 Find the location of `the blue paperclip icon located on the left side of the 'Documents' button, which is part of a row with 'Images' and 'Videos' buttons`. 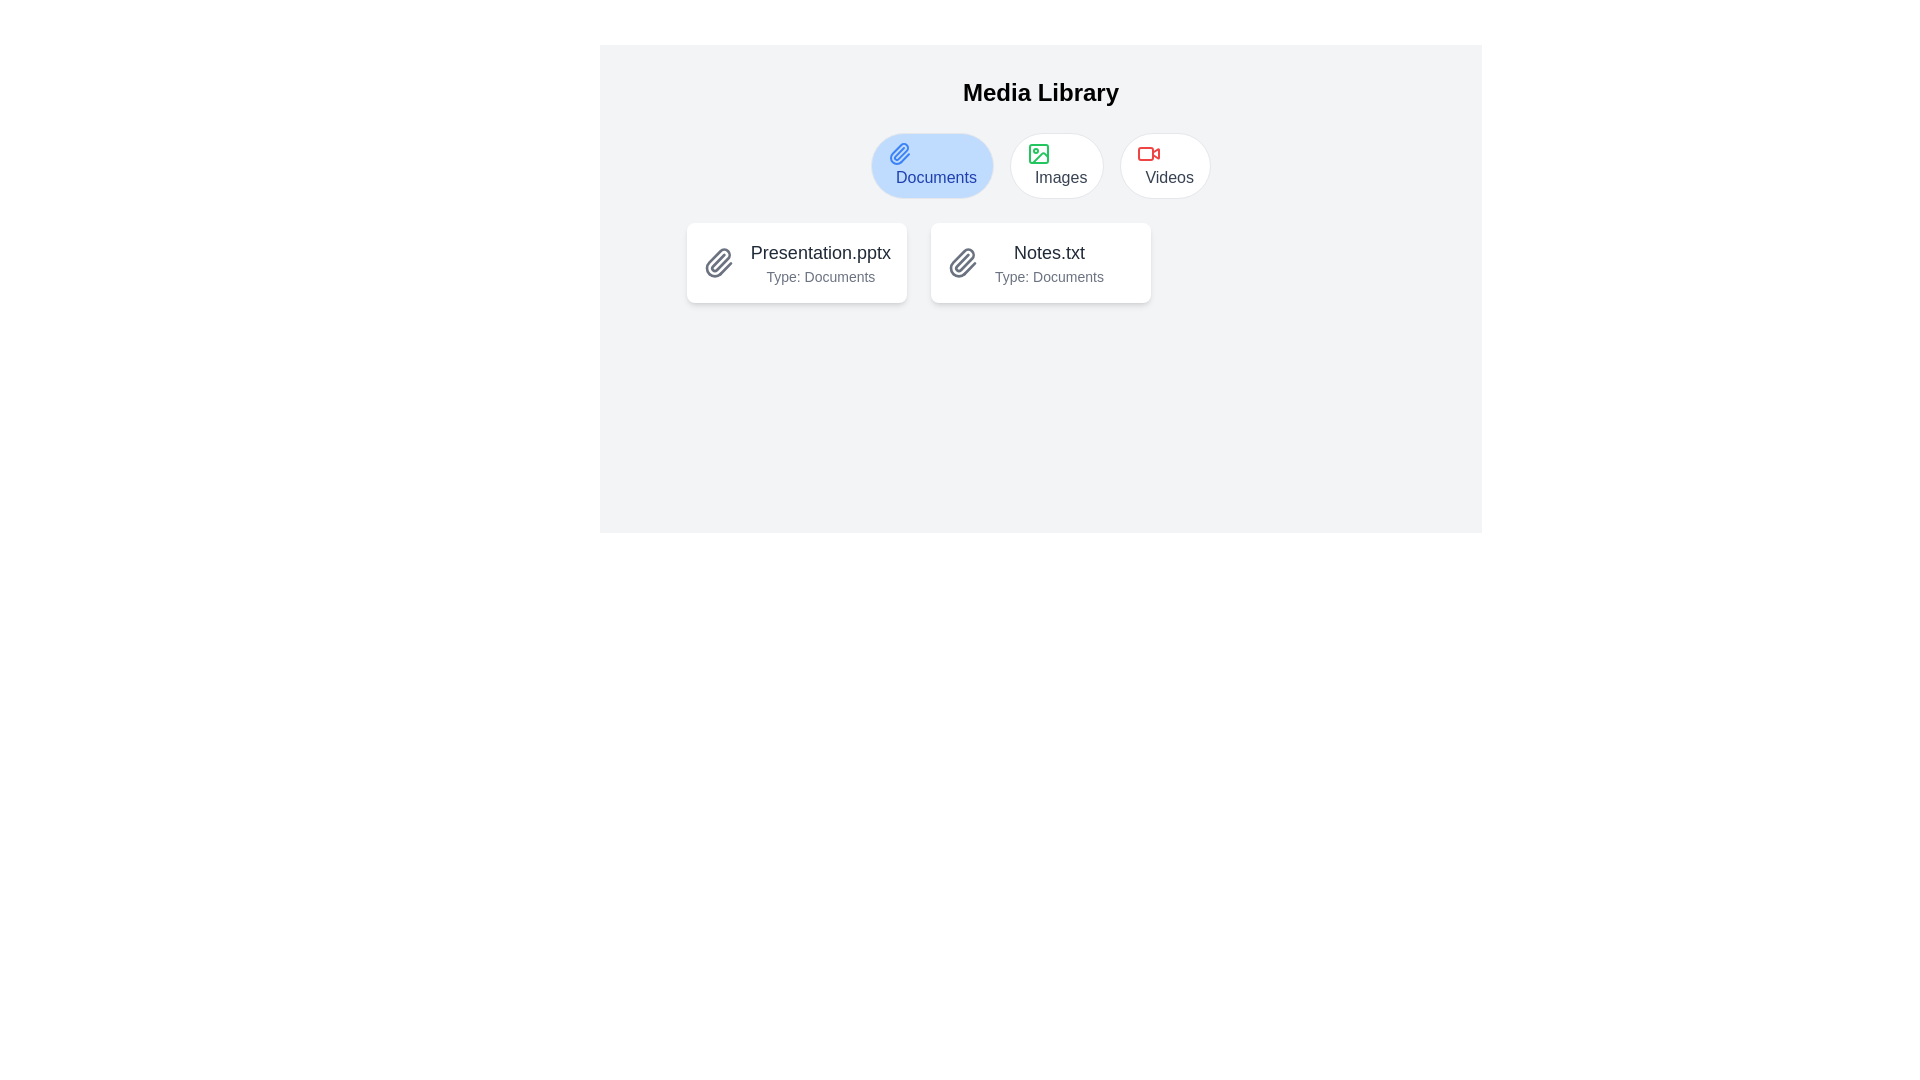

the blue paperclip icon located on the left side of the 'Documents' button, which is part of a row with 'Images' and 'Videos' buttons is located at coordinates (898, 153).